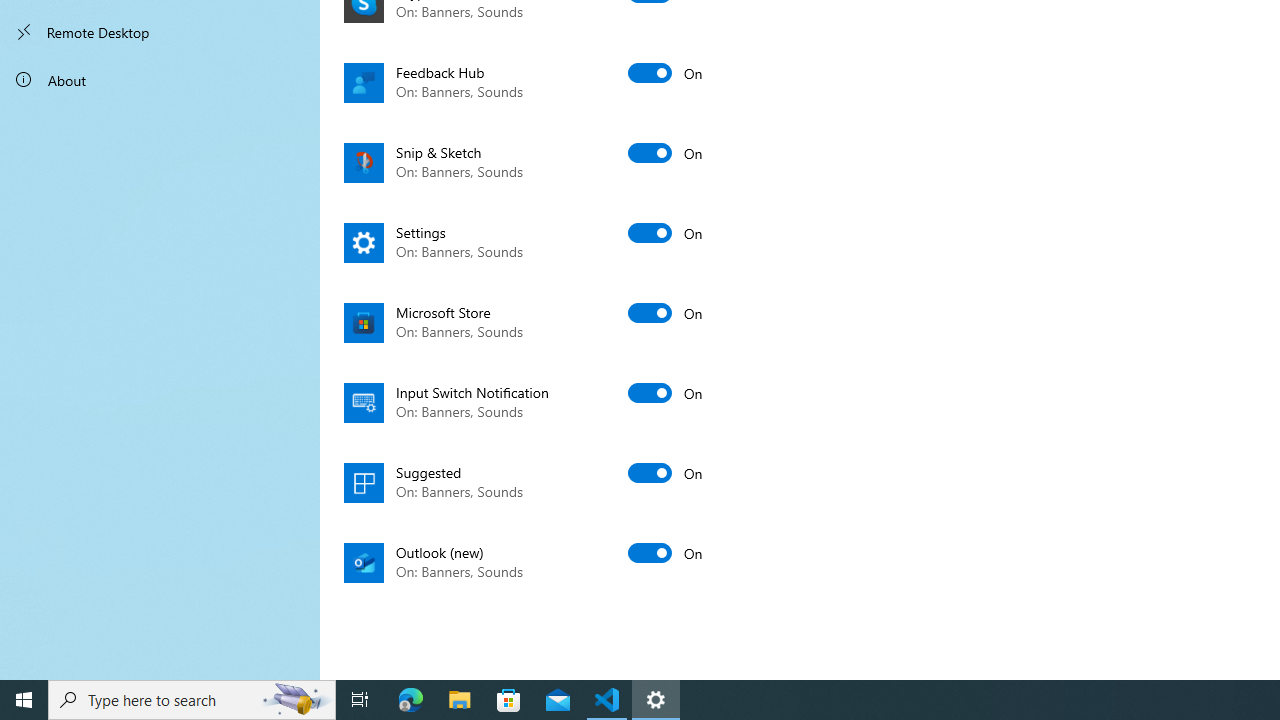  I want to click on 'Settings - 1 running window', so click(656, 698).